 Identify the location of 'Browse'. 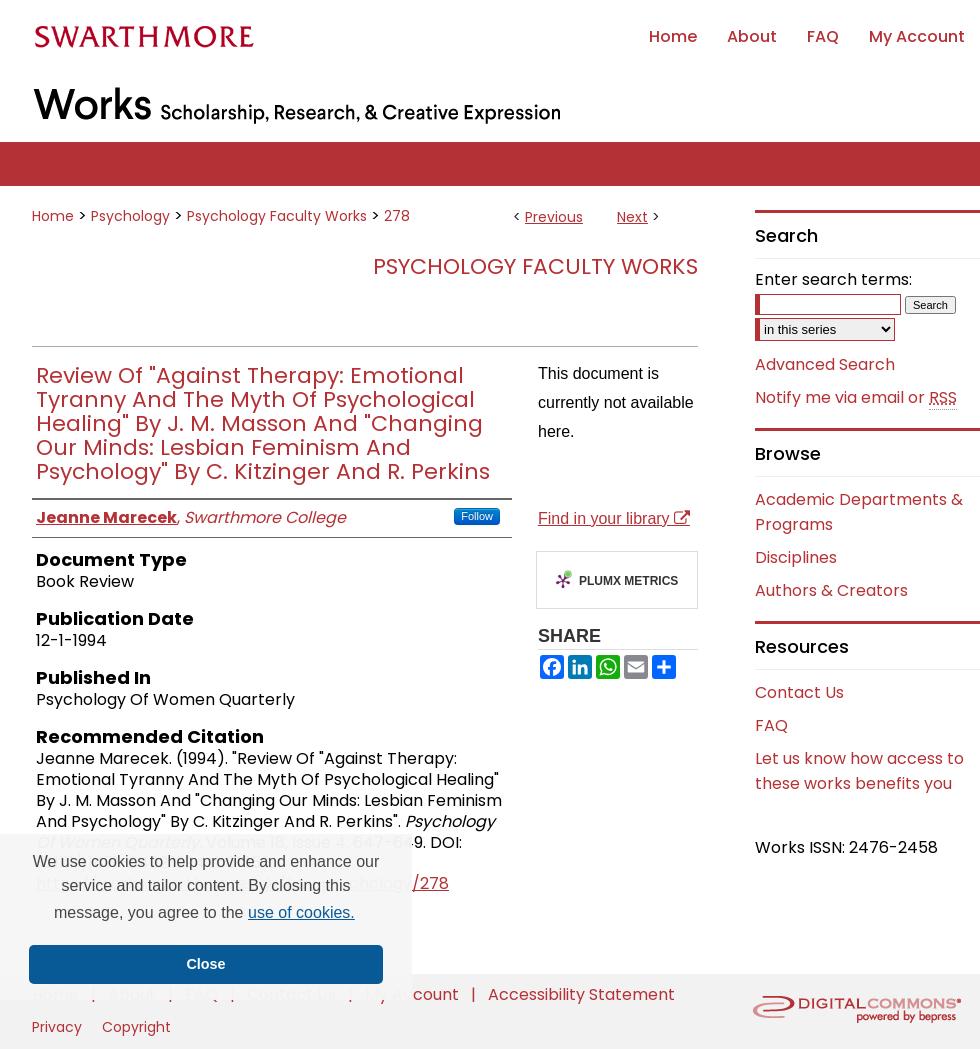
(788, 452).